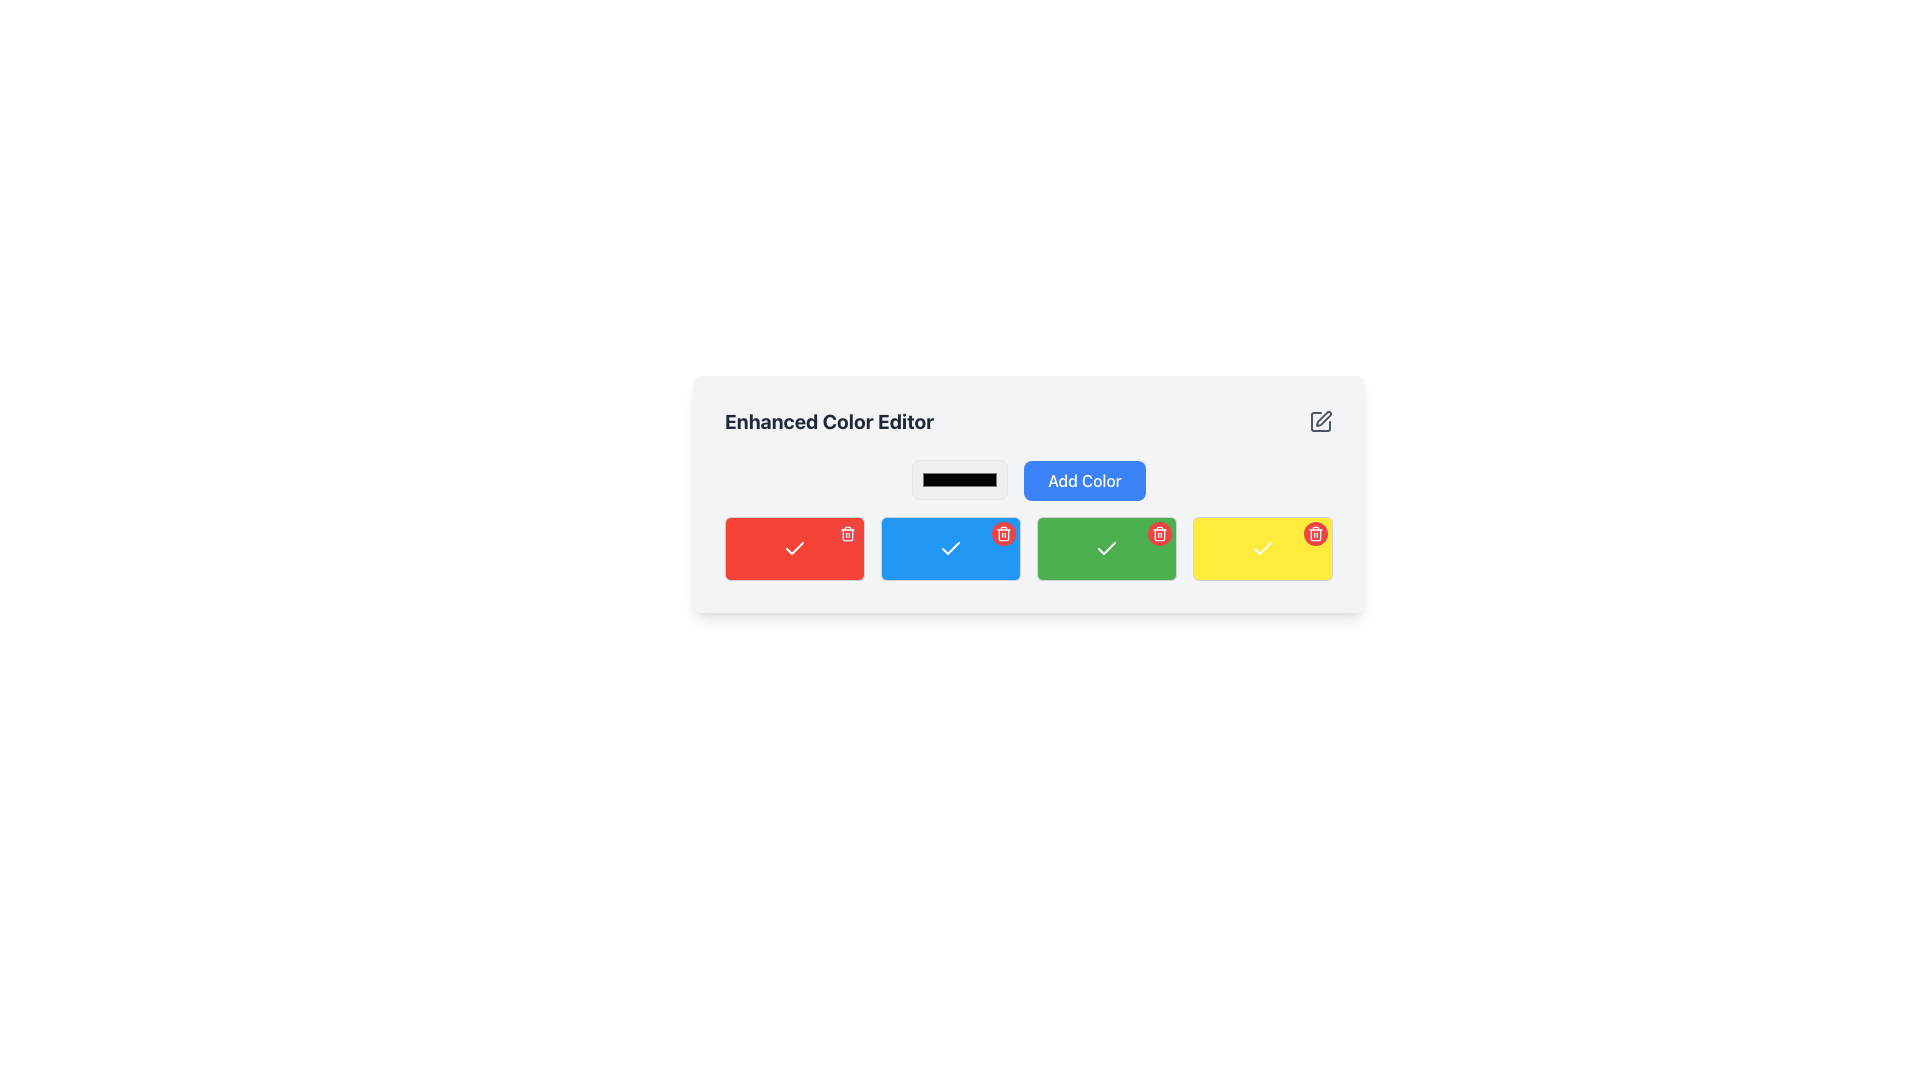 The image size is (1920, 1080). I want to click on the white checkmark icon on the red button, which is the first button in the horizontal row located in the 'Enhanced Color Editor' section, so click(794, 548).